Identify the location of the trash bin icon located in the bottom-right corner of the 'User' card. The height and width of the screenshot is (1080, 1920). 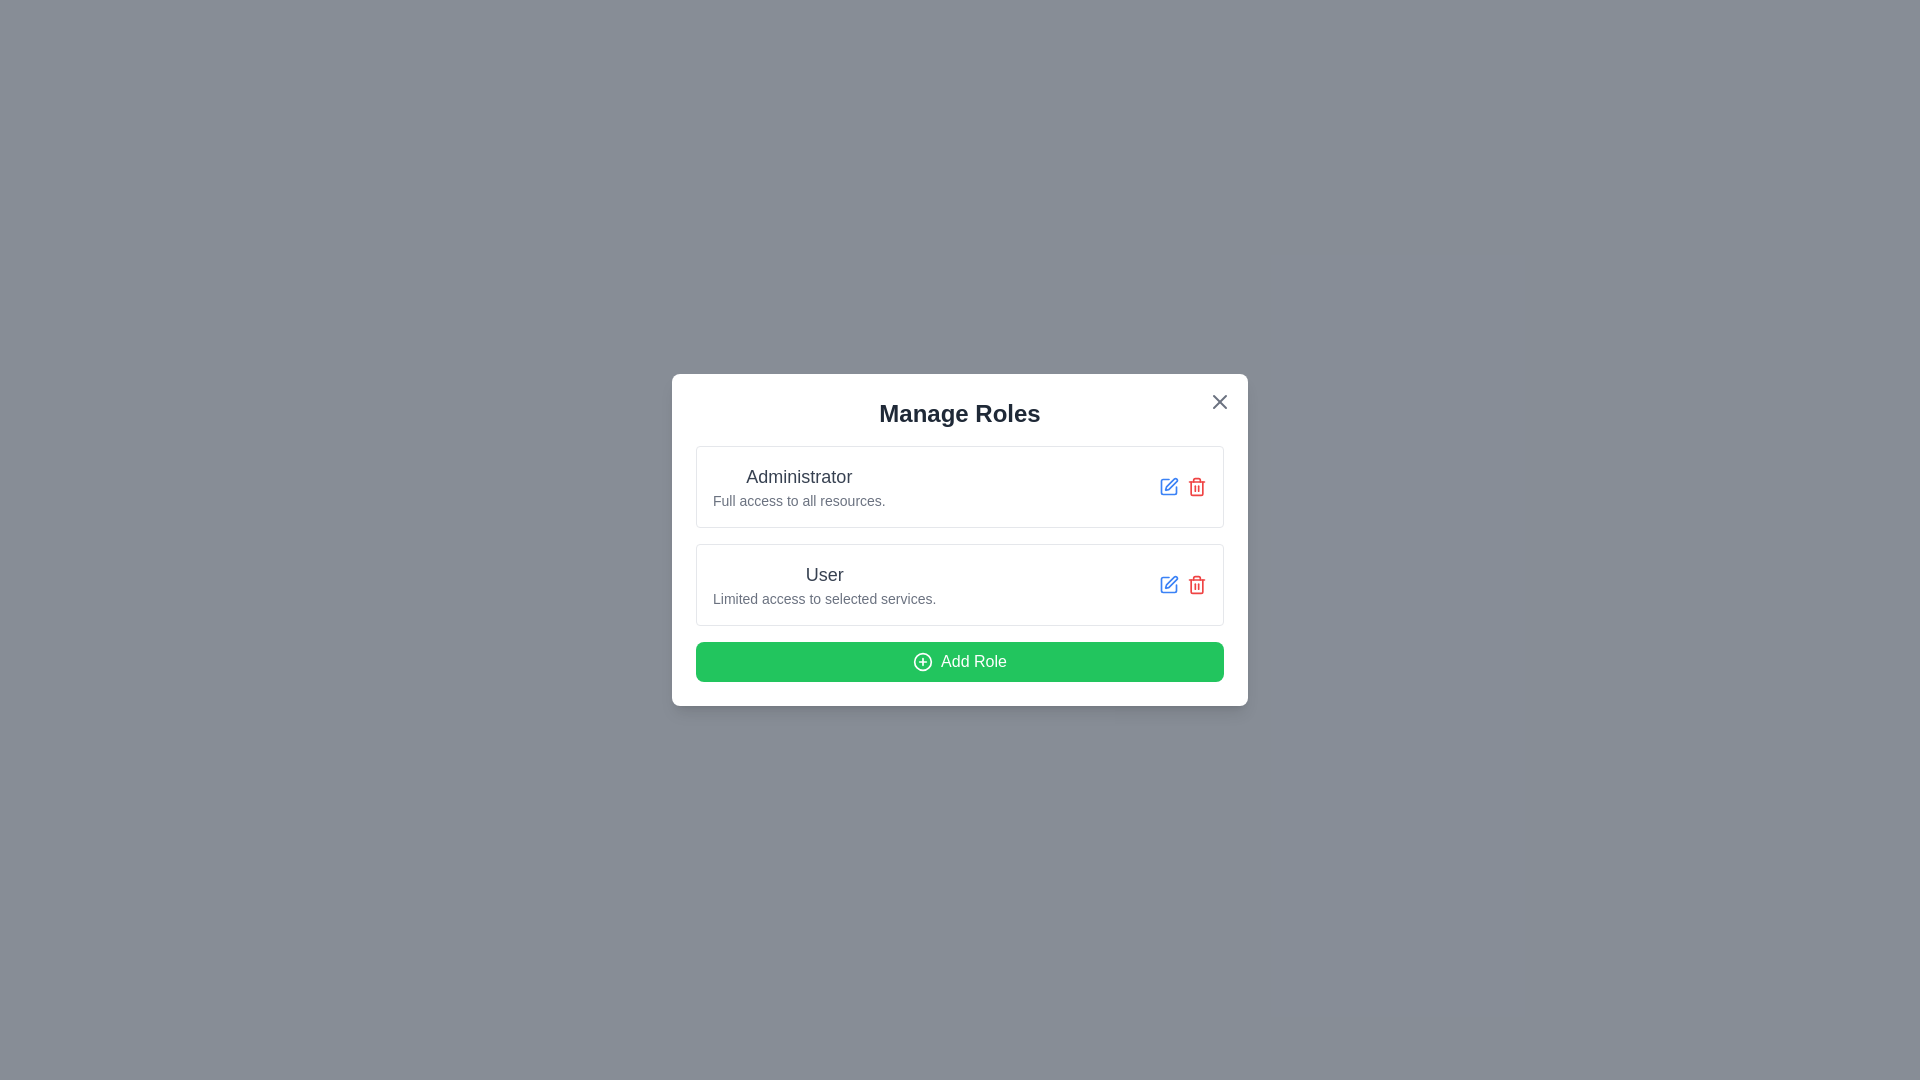
(1182, 585).